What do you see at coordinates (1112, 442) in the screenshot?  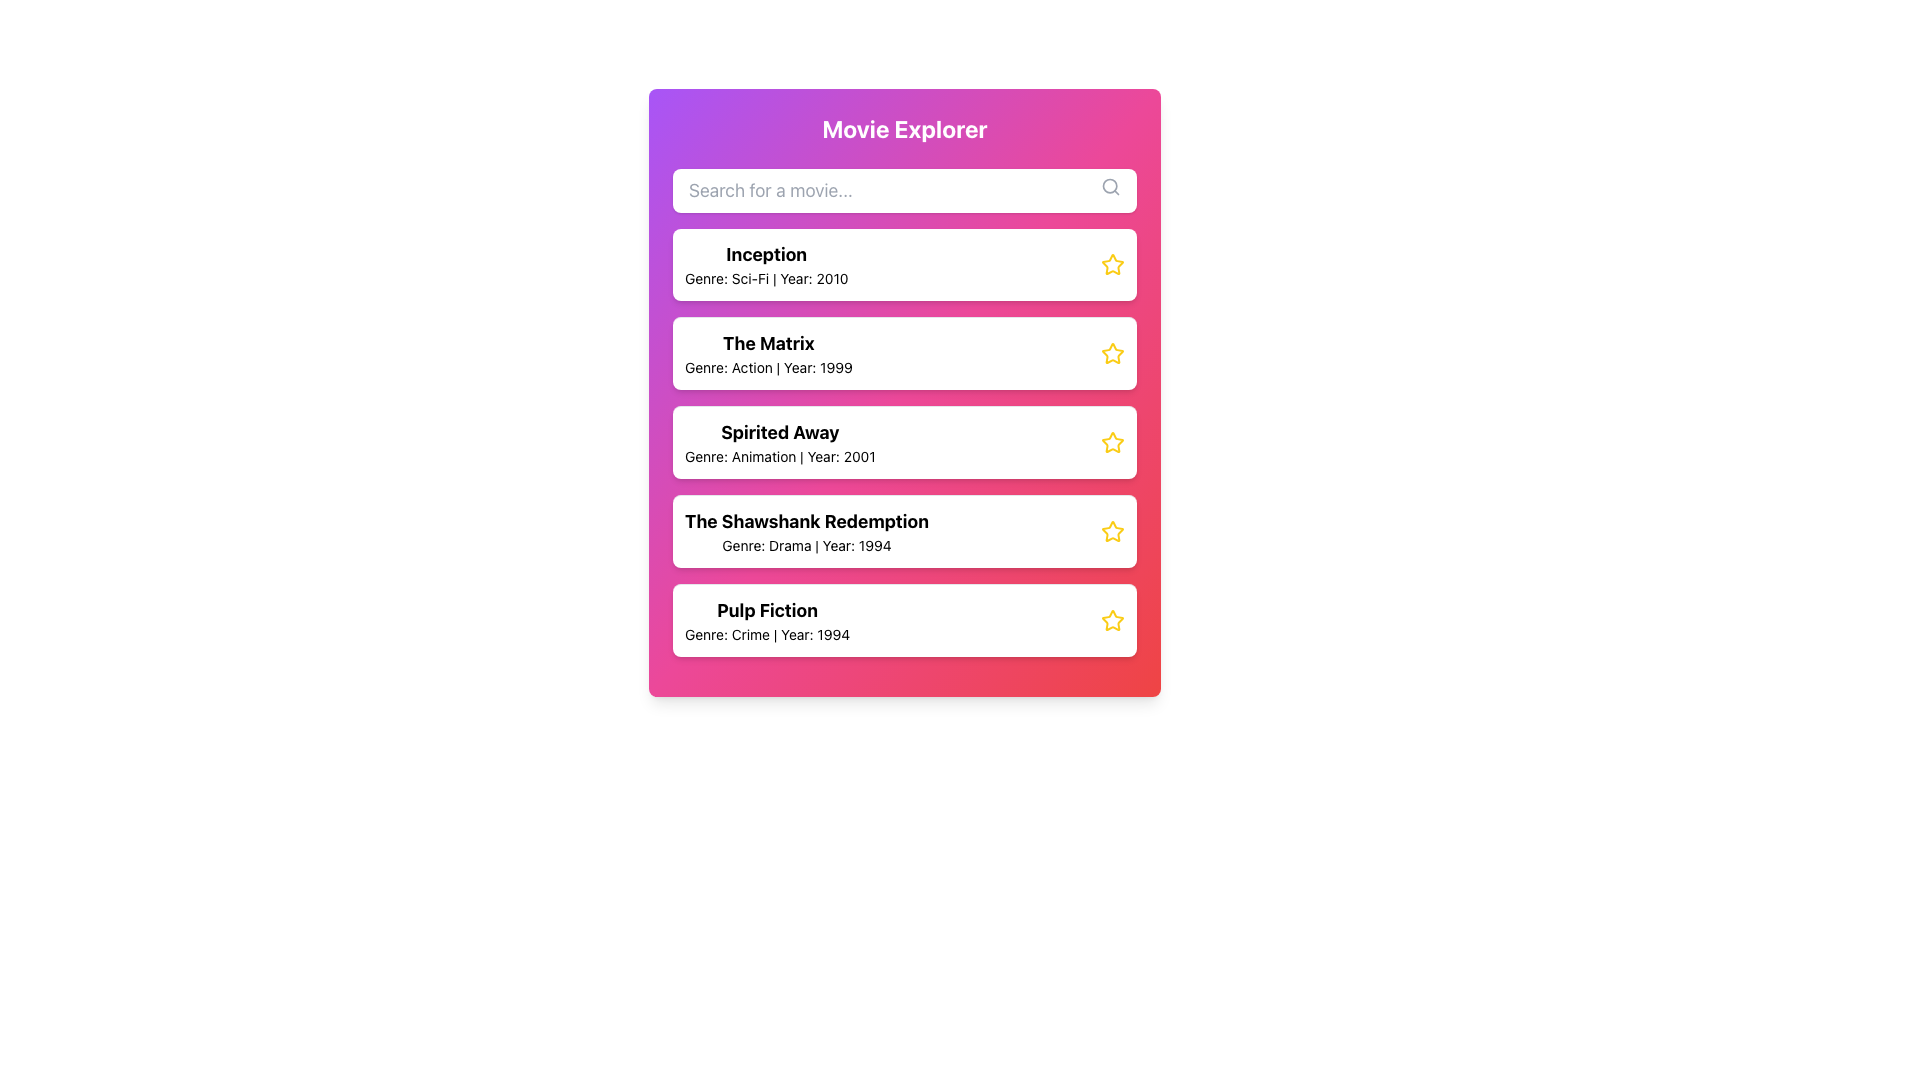 I see `the star icon indicating a rating or favorite for the movie 'Spirited Away'` at bounding box center [1112, 442].